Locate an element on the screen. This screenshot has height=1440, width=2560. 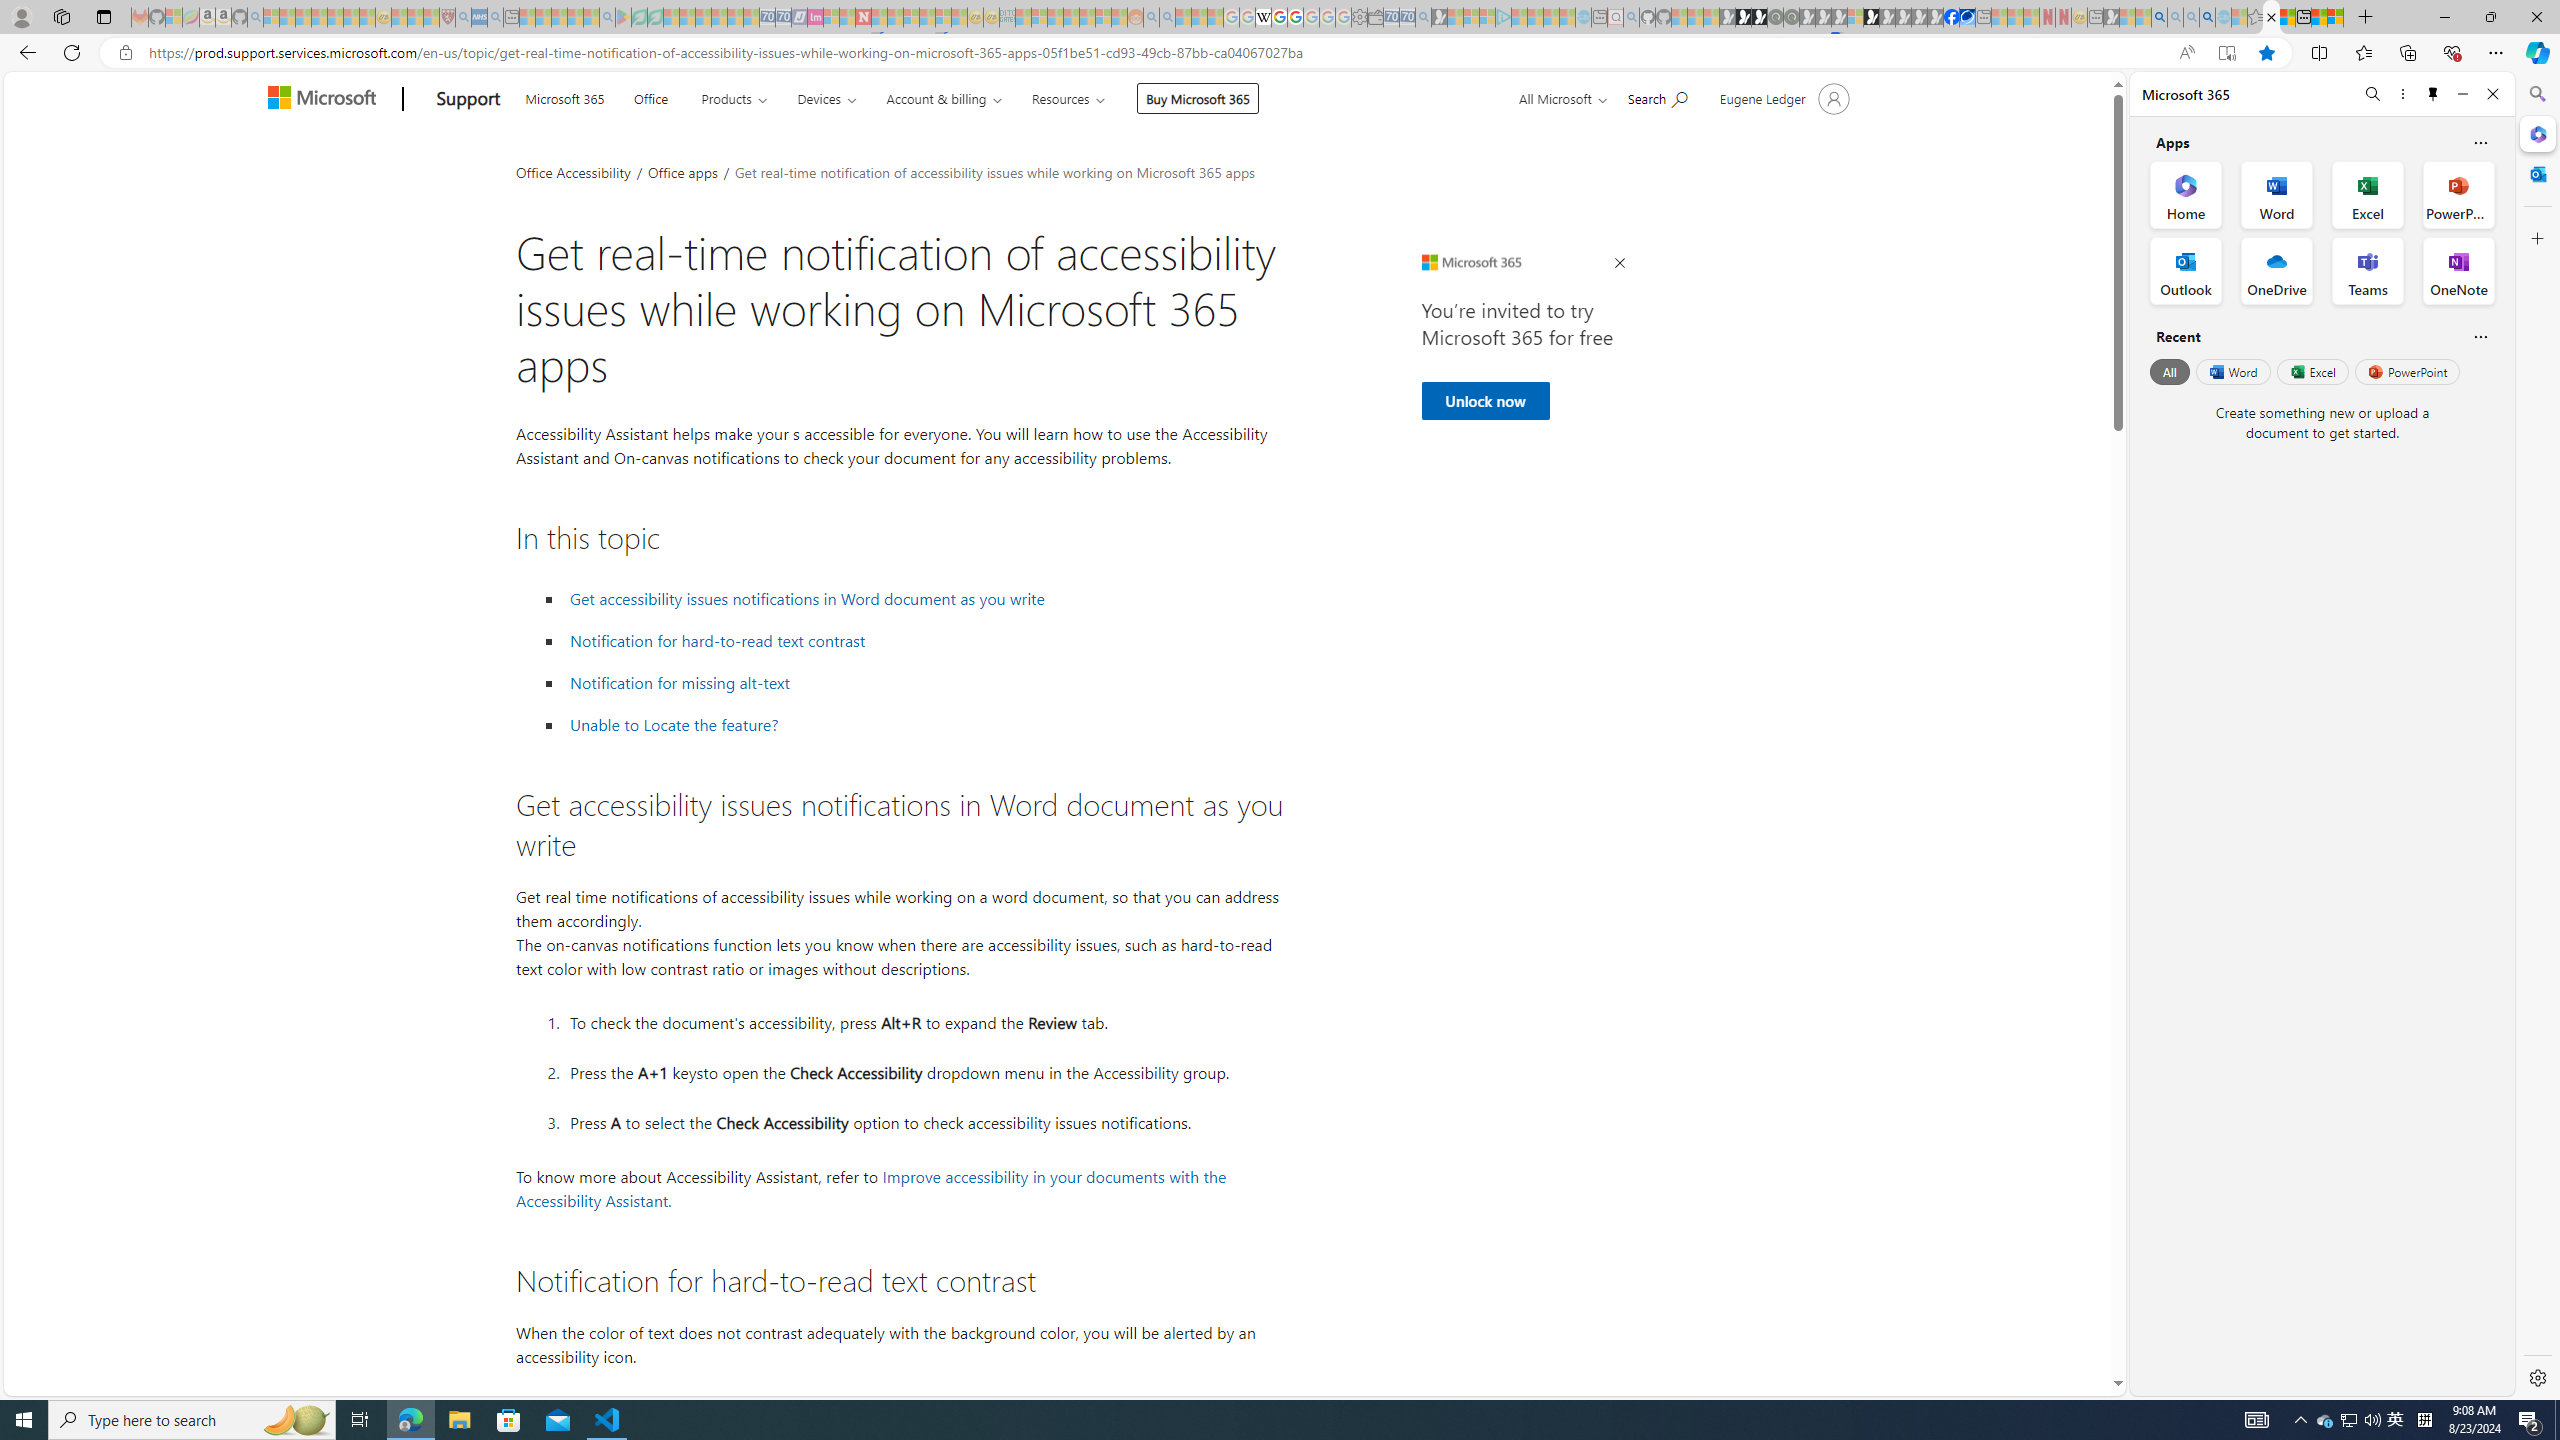
'New Report Confirms 2023 Was Record Hot | Watch - Sleeping' is located at coordinates (335, 16).